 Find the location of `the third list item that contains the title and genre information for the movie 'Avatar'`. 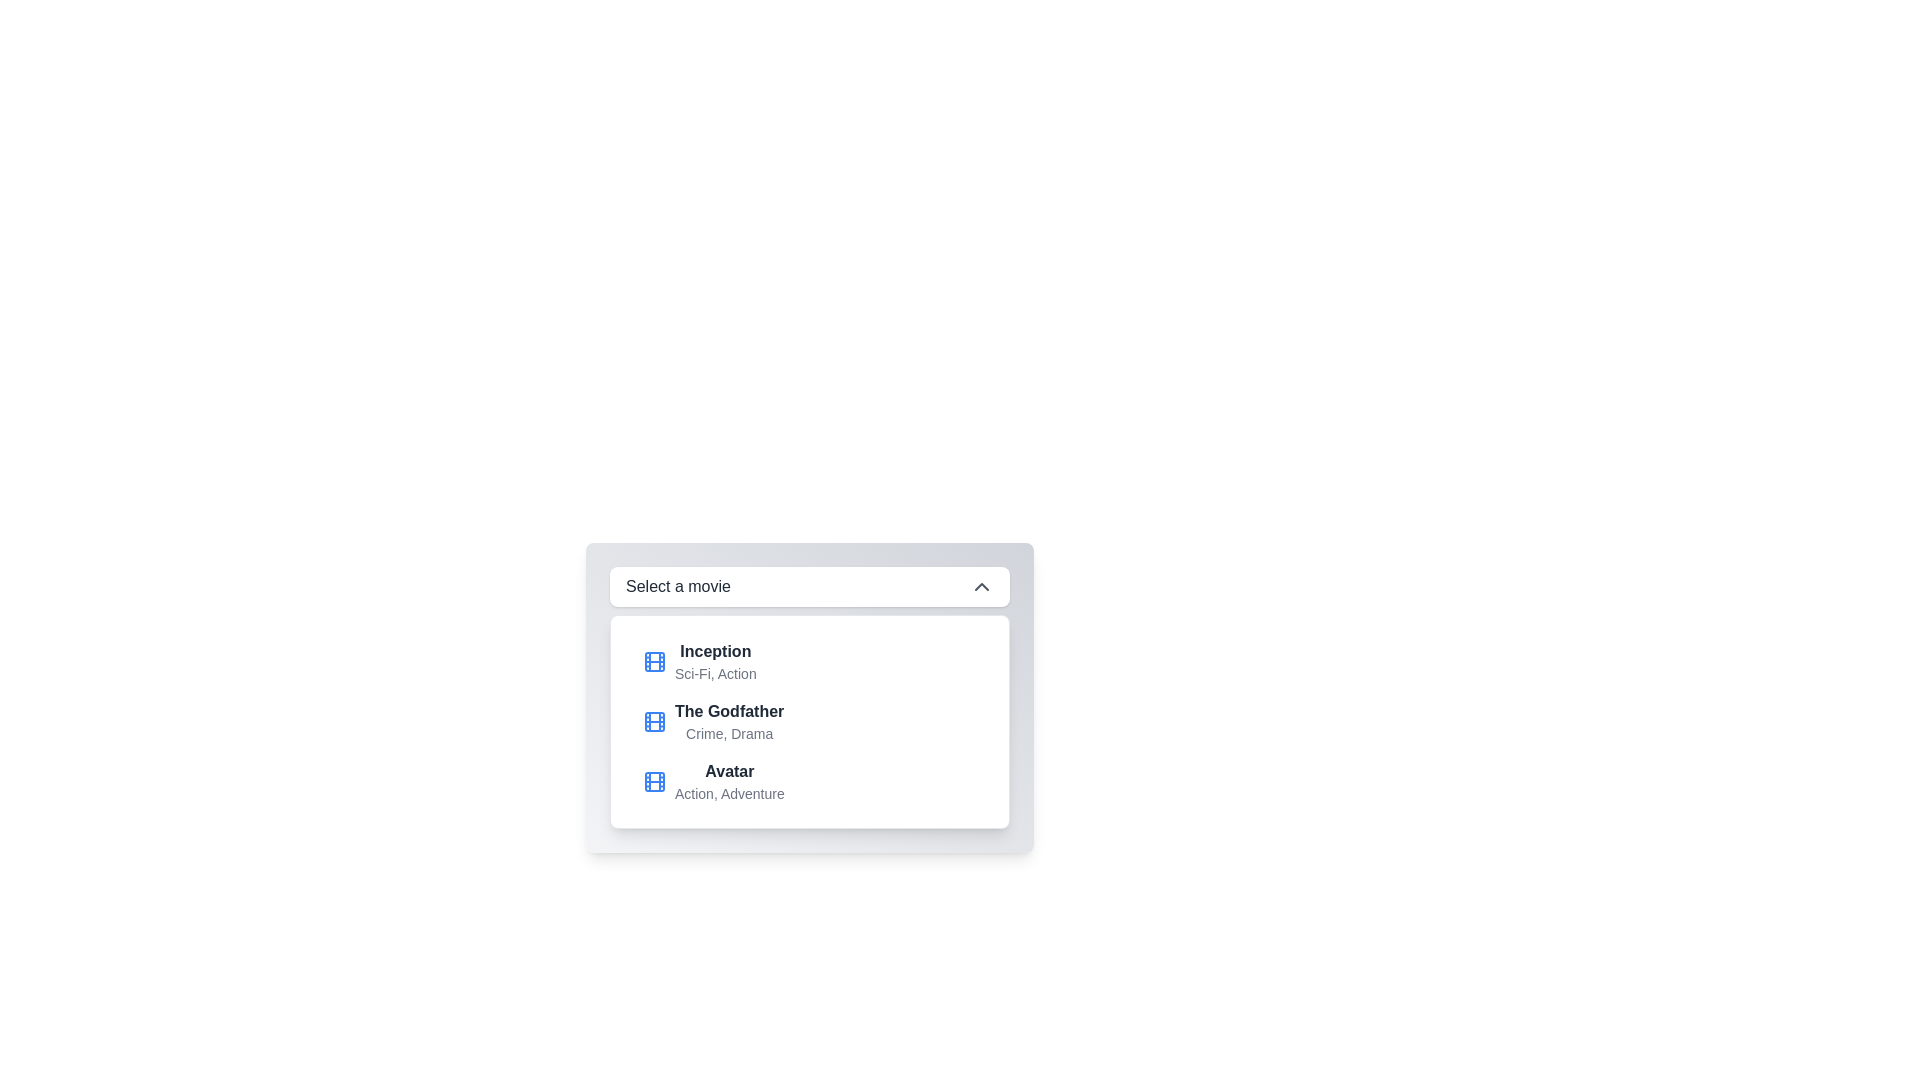

the third list item that contains the title and genre information for the movie 'Avatar' is located at coordinates (728, 781).